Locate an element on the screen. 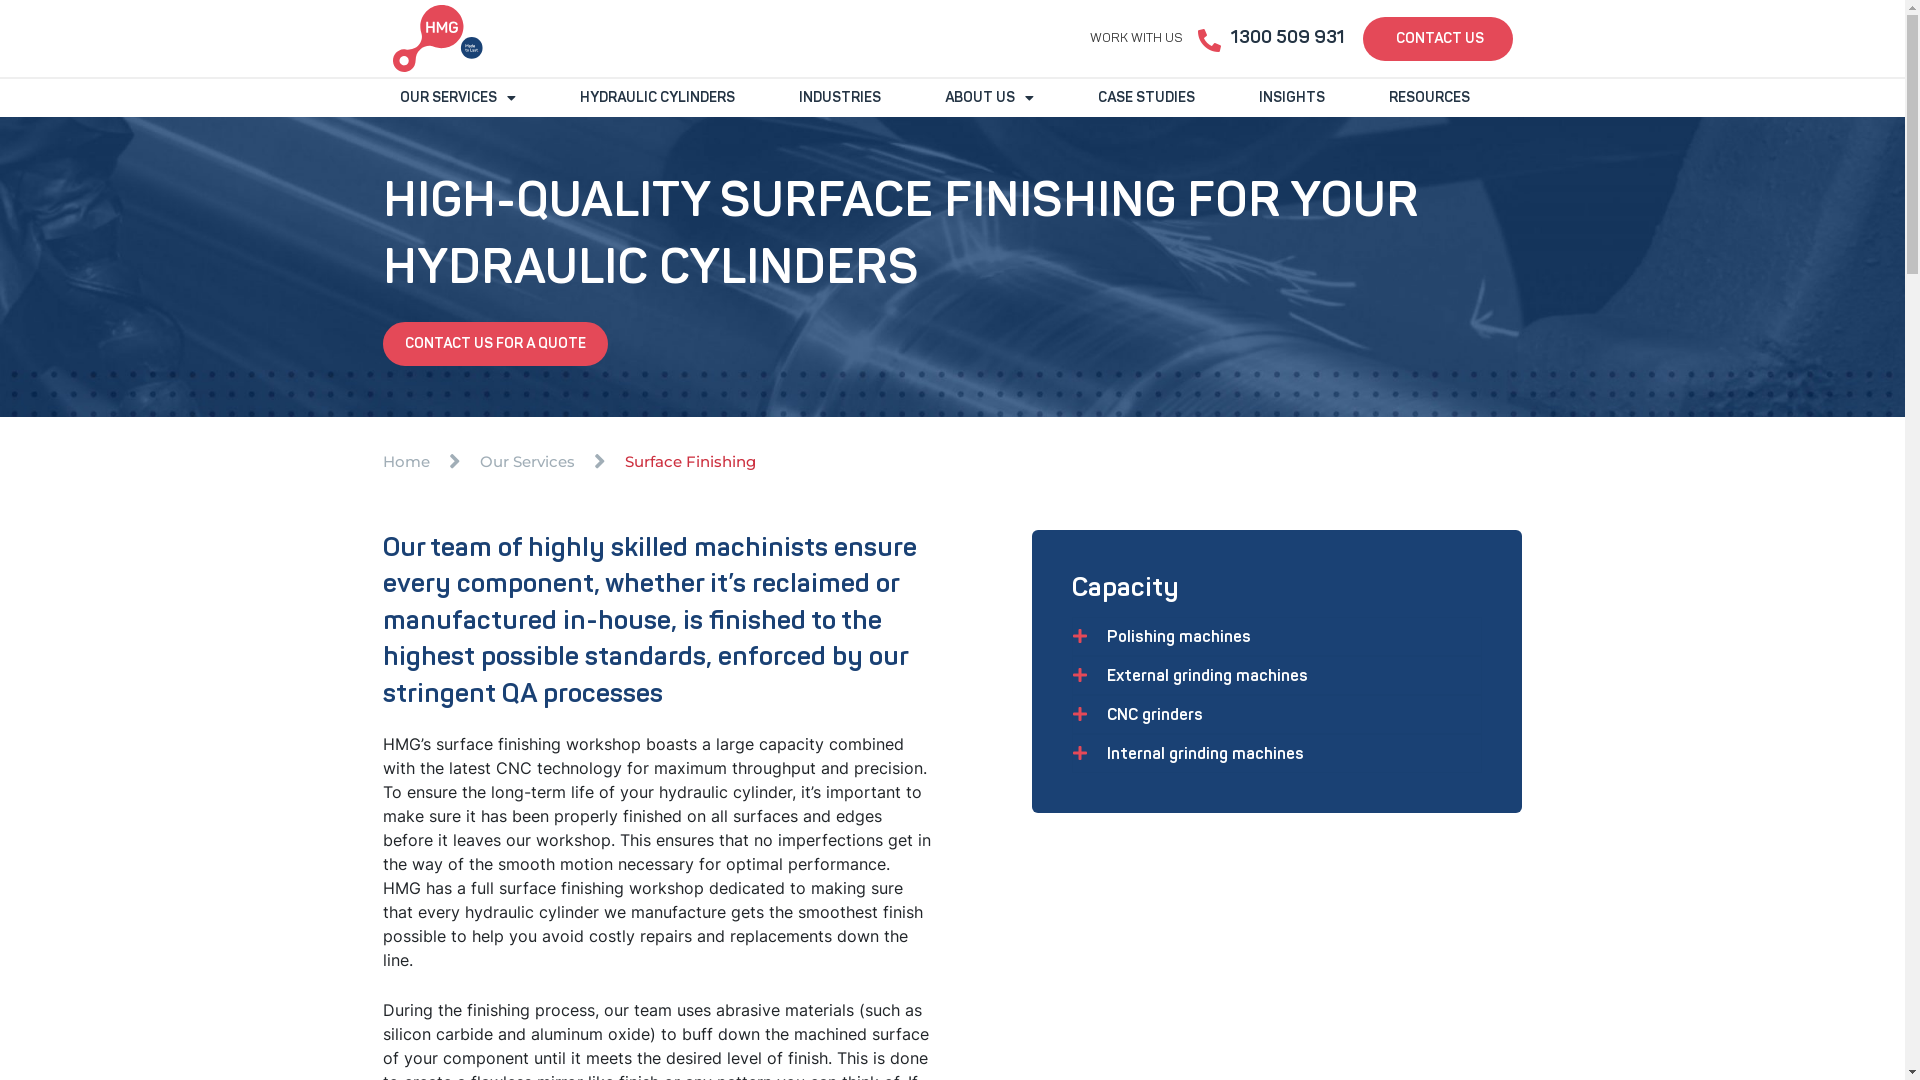 The image size is (1920, 1080). 'WORK WITH US' is located at coordinates (1136, 38).